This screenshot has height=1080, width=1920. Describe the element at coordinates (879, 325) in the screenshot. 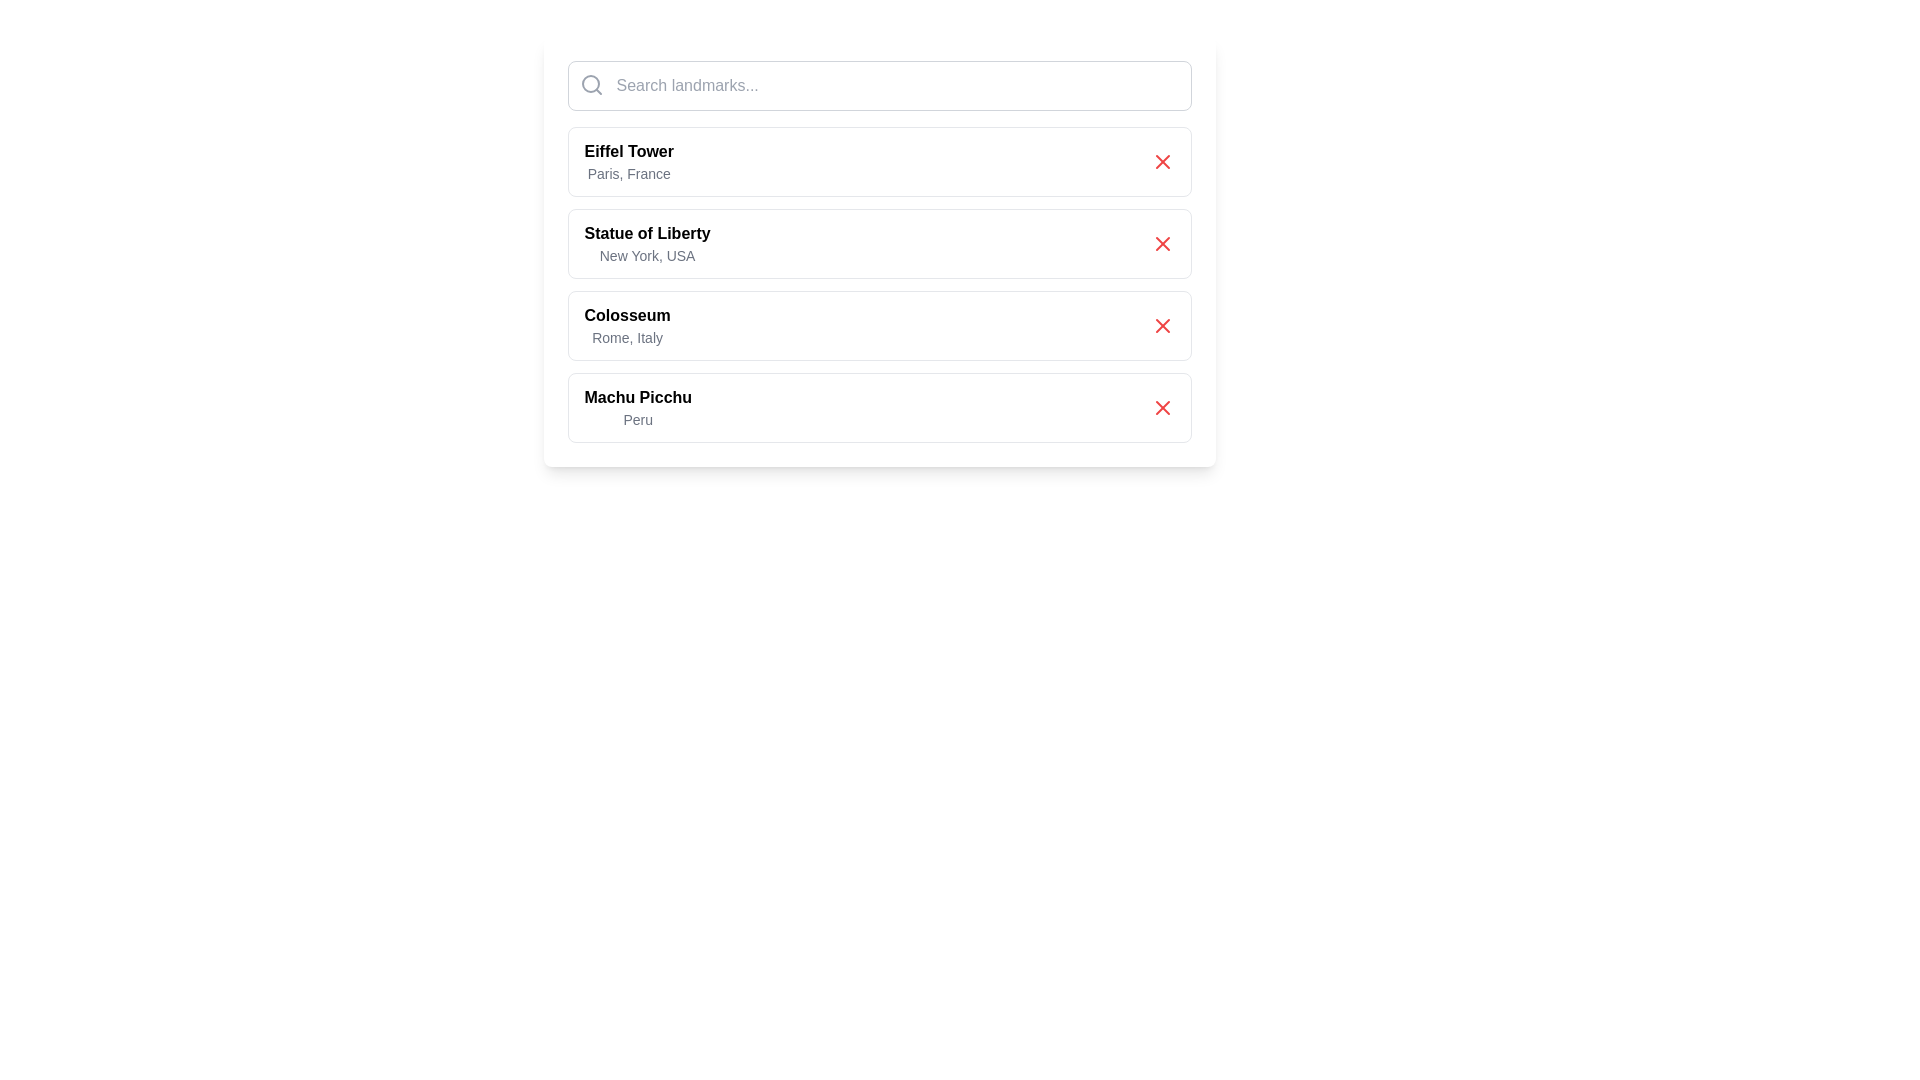

I see `the third selectable list card representing 'Colosseum'` at that location.